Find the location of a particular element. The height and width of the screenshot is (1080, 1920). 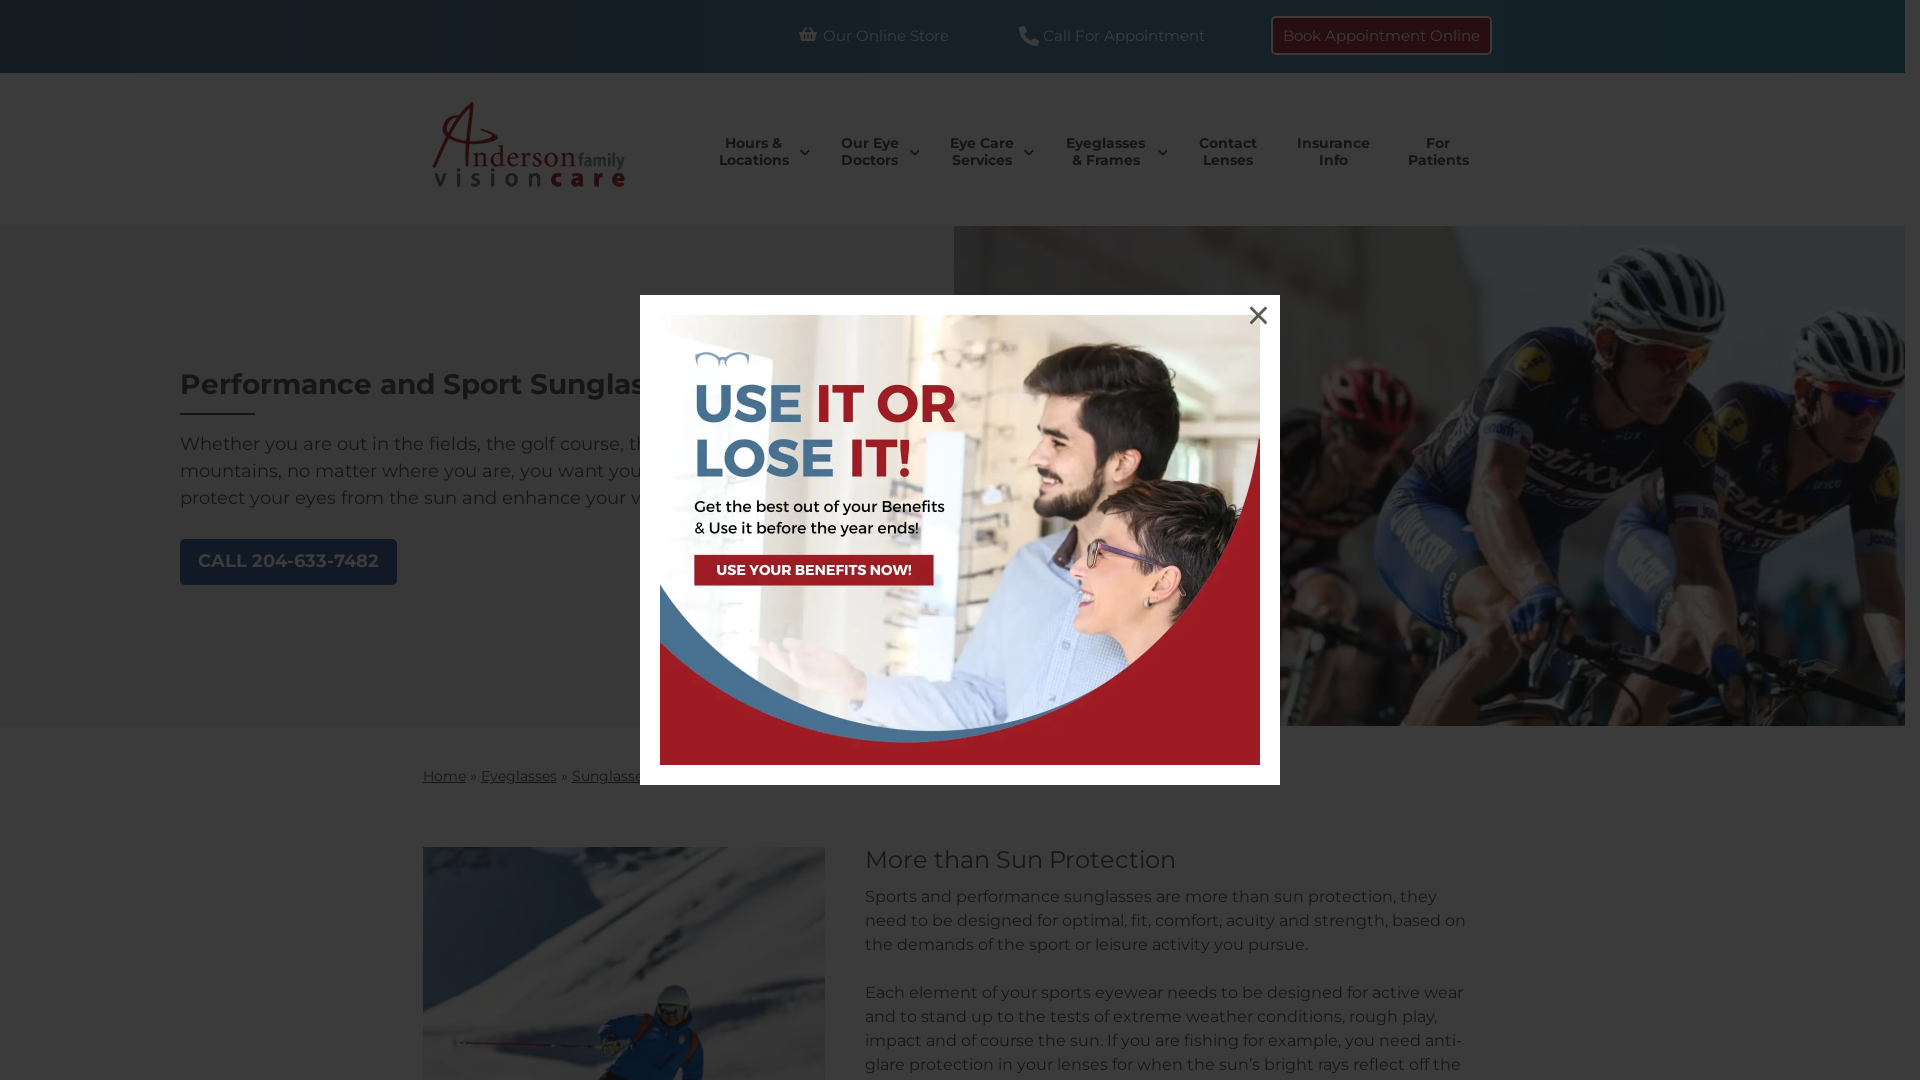

'For Patients' is located at coordinates (1437, 150).